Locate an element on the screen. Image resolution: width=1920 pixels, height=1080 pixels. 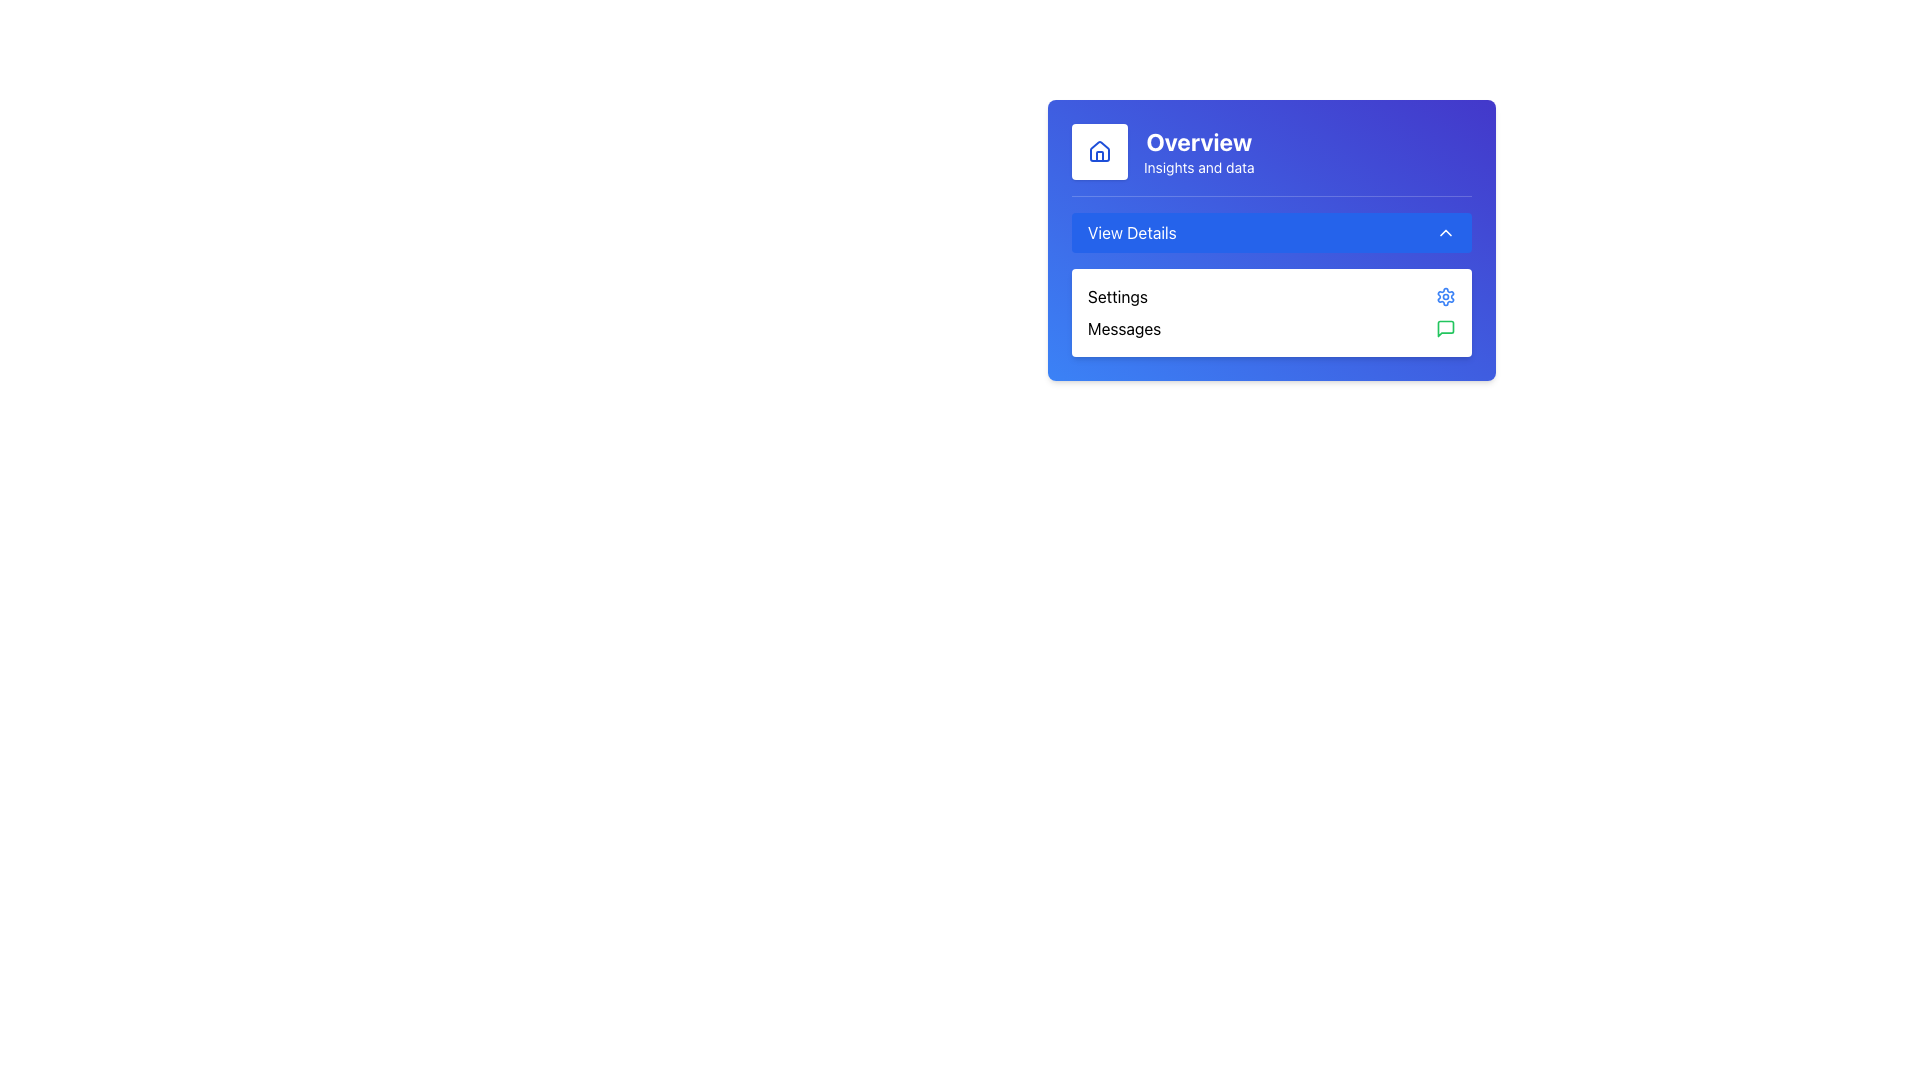
the blue house icon located in the top left corner of the 'Overview' card, above the text 'Insights and data' is located at coordinates (1098, 150).